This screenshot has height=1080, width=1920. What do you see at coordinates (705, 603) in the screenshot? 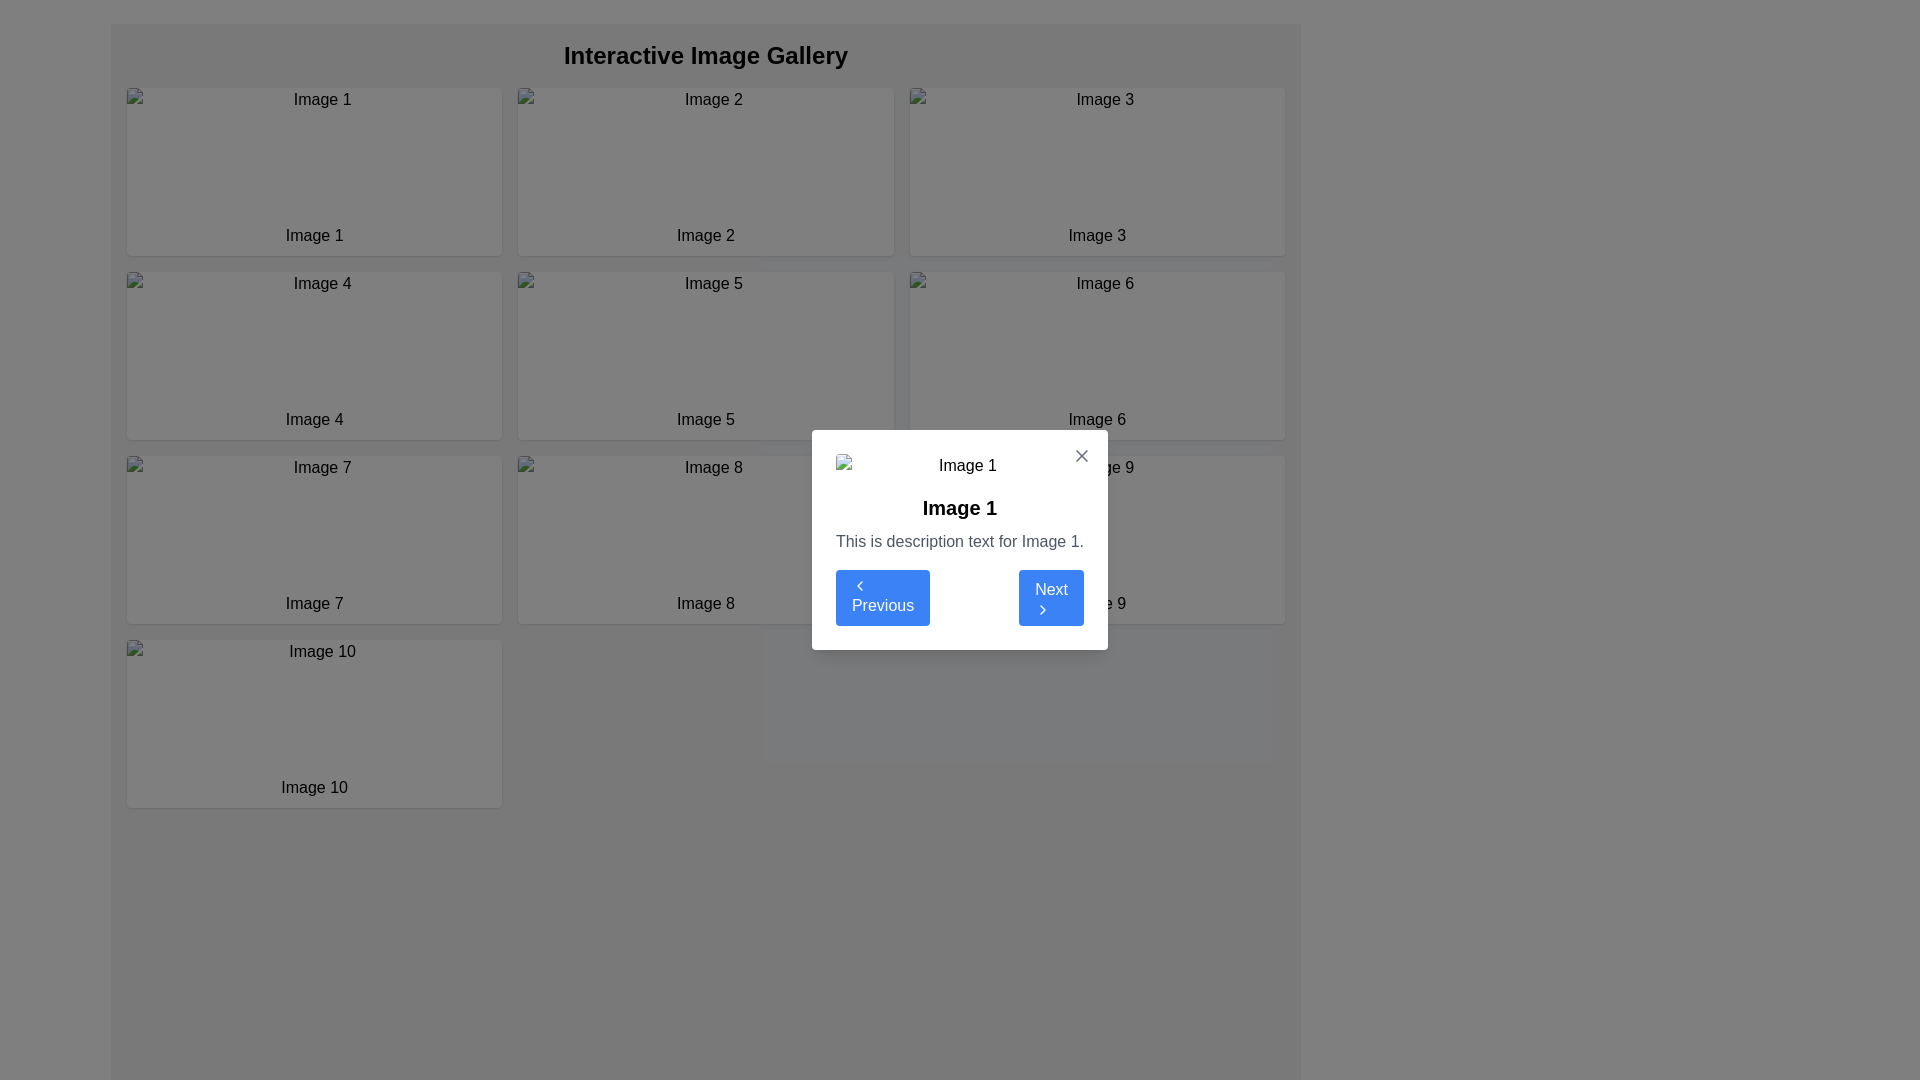
I see `the Label or Static Text that identifies the image above it as 'Image 8', located in the 3rd row and 2nd column of the grid layout` at bounding box center [705, 603].